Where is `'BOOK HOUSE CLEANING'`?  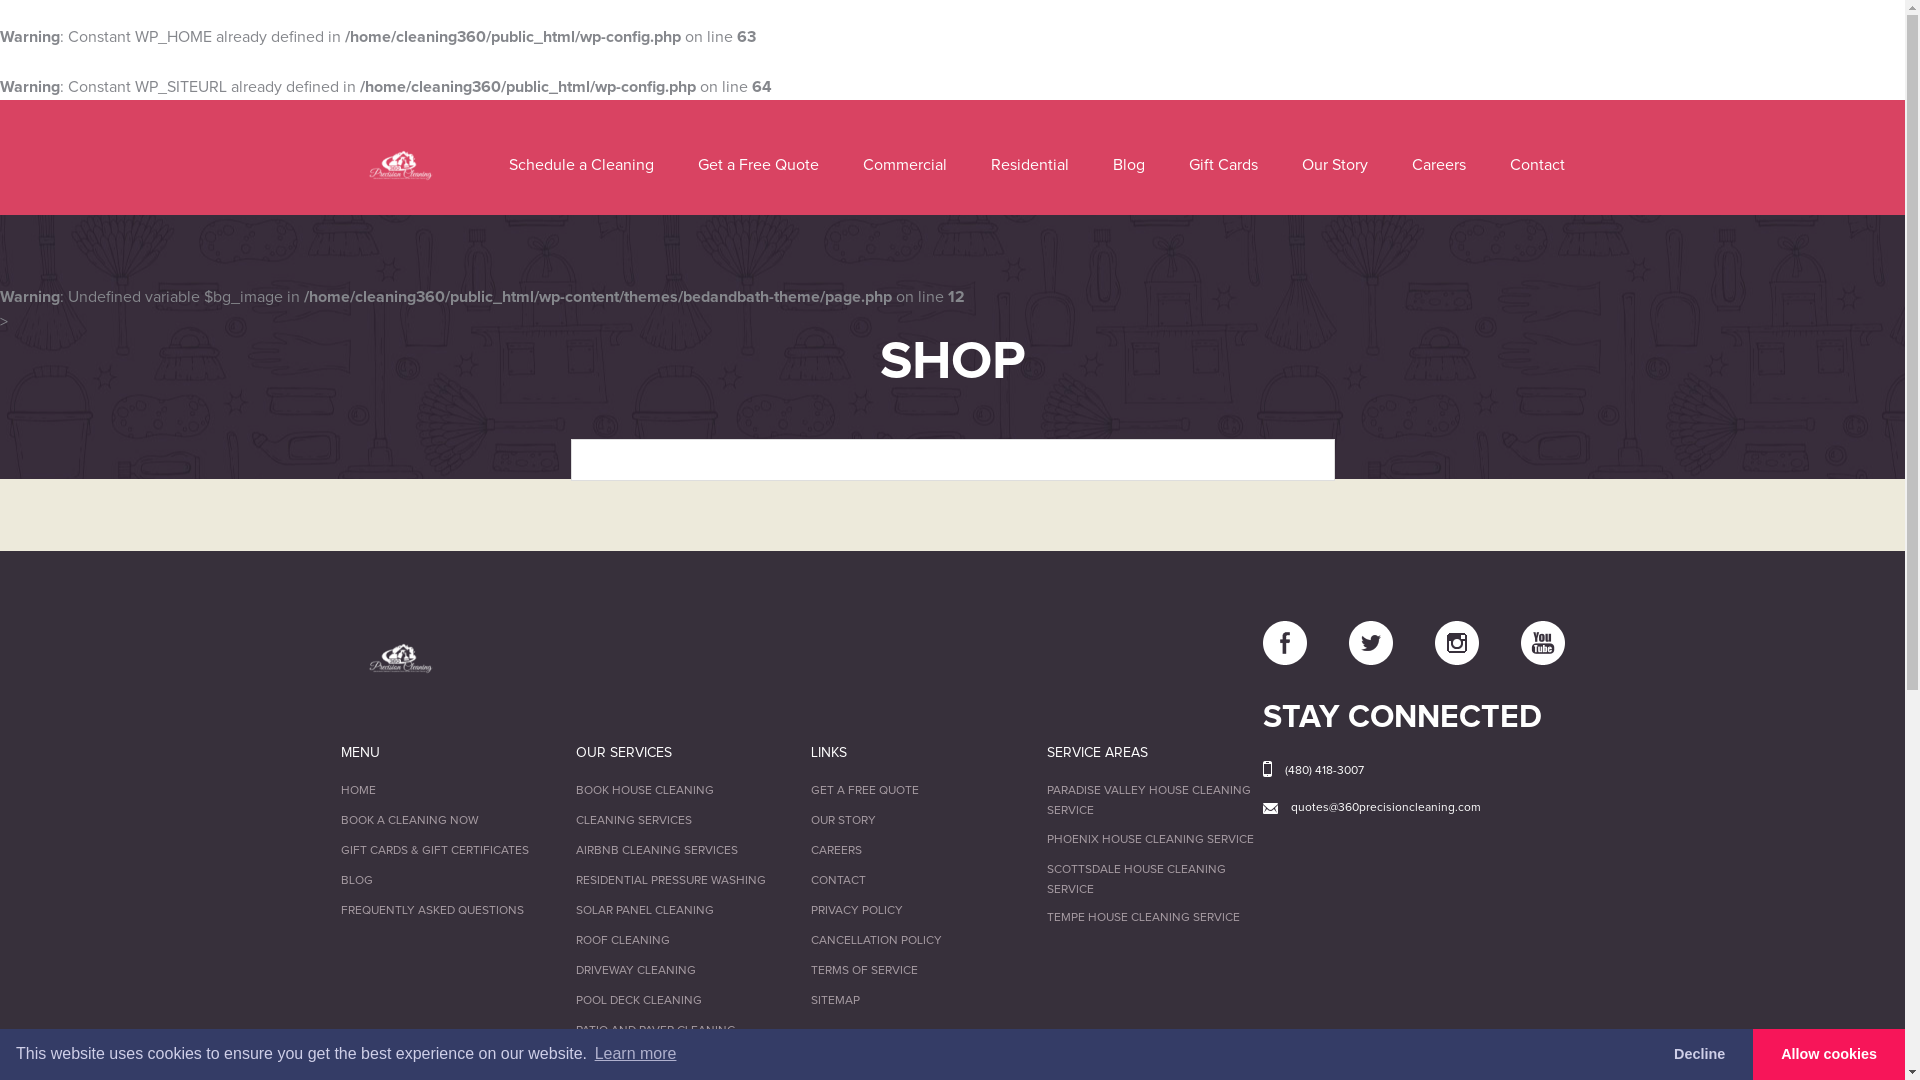 'BOOK HOUSE CLEANING' is located at coordinates (644, 789).